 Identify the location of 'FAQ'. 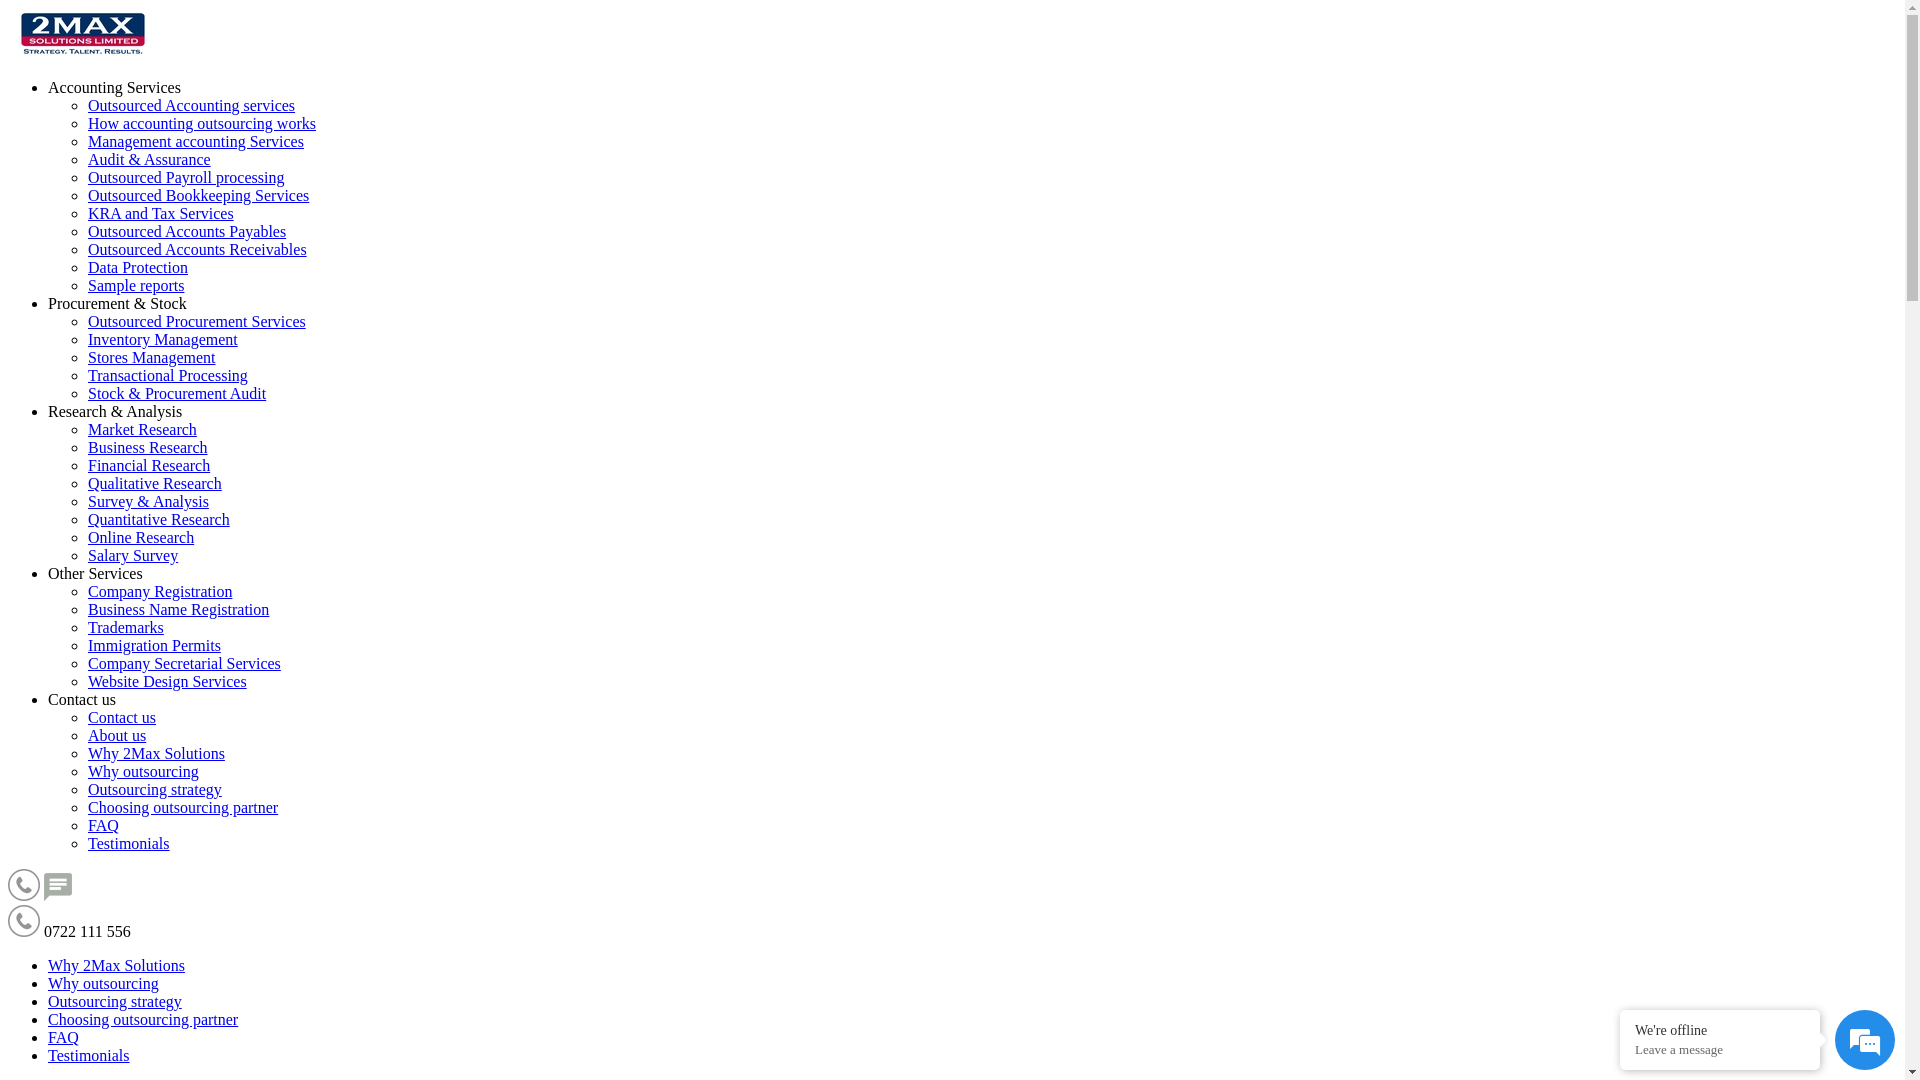
(48, 1036).